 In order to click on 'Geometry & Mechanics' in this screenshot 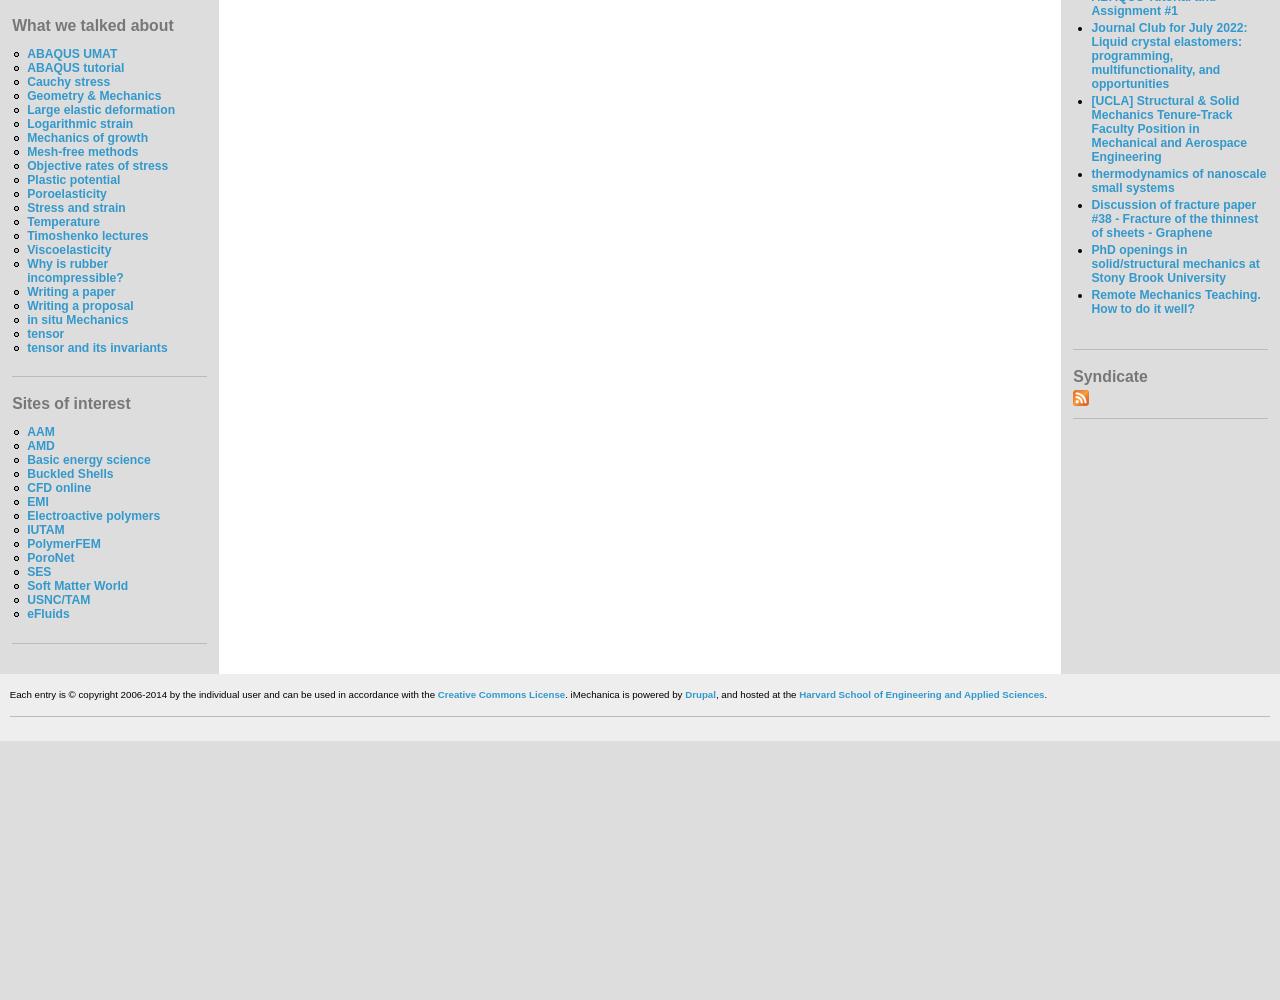, I will do `click(92, 94)`.